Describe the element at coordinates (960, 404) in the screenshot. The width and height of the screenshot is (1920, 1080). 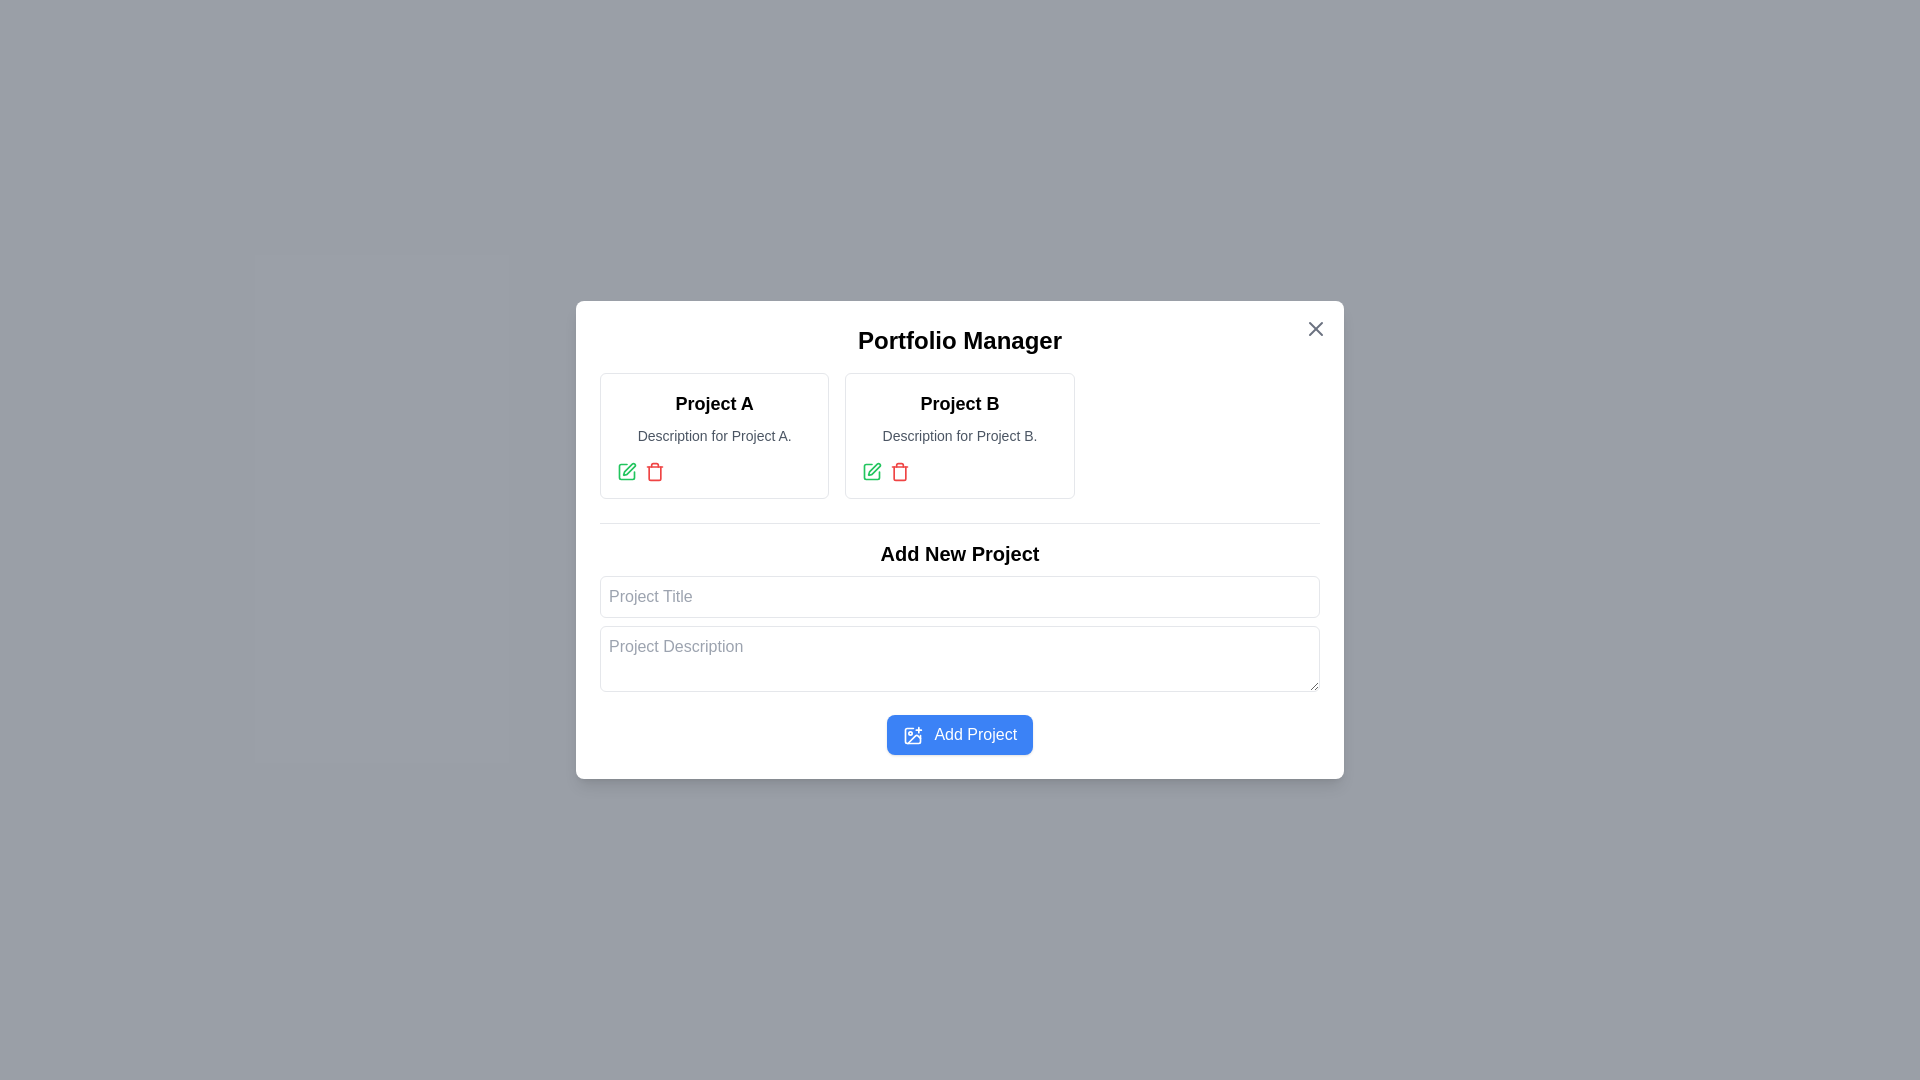
I see `the bold-text title labeled 'Project B' located at the top of the second card from the left` at that location.